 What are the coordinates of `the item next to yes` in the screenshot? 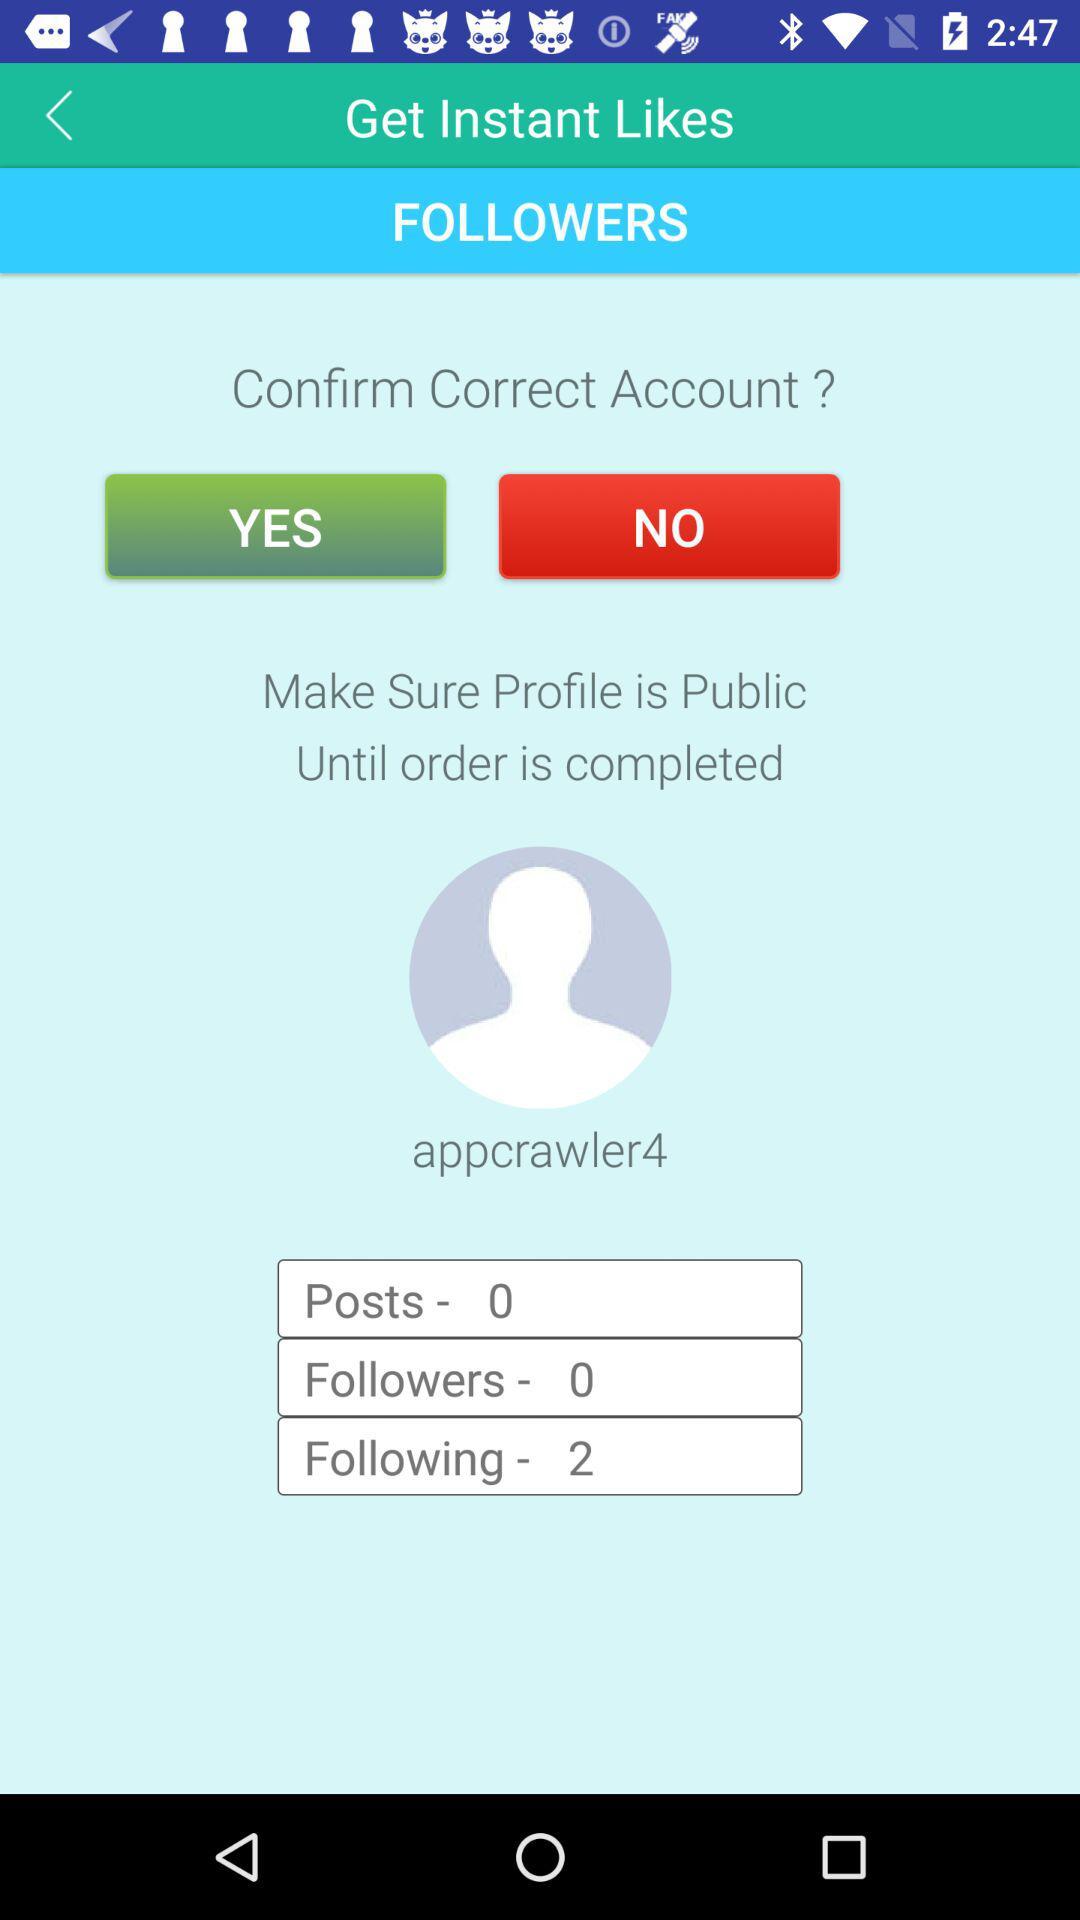 It's located at (669, 526).